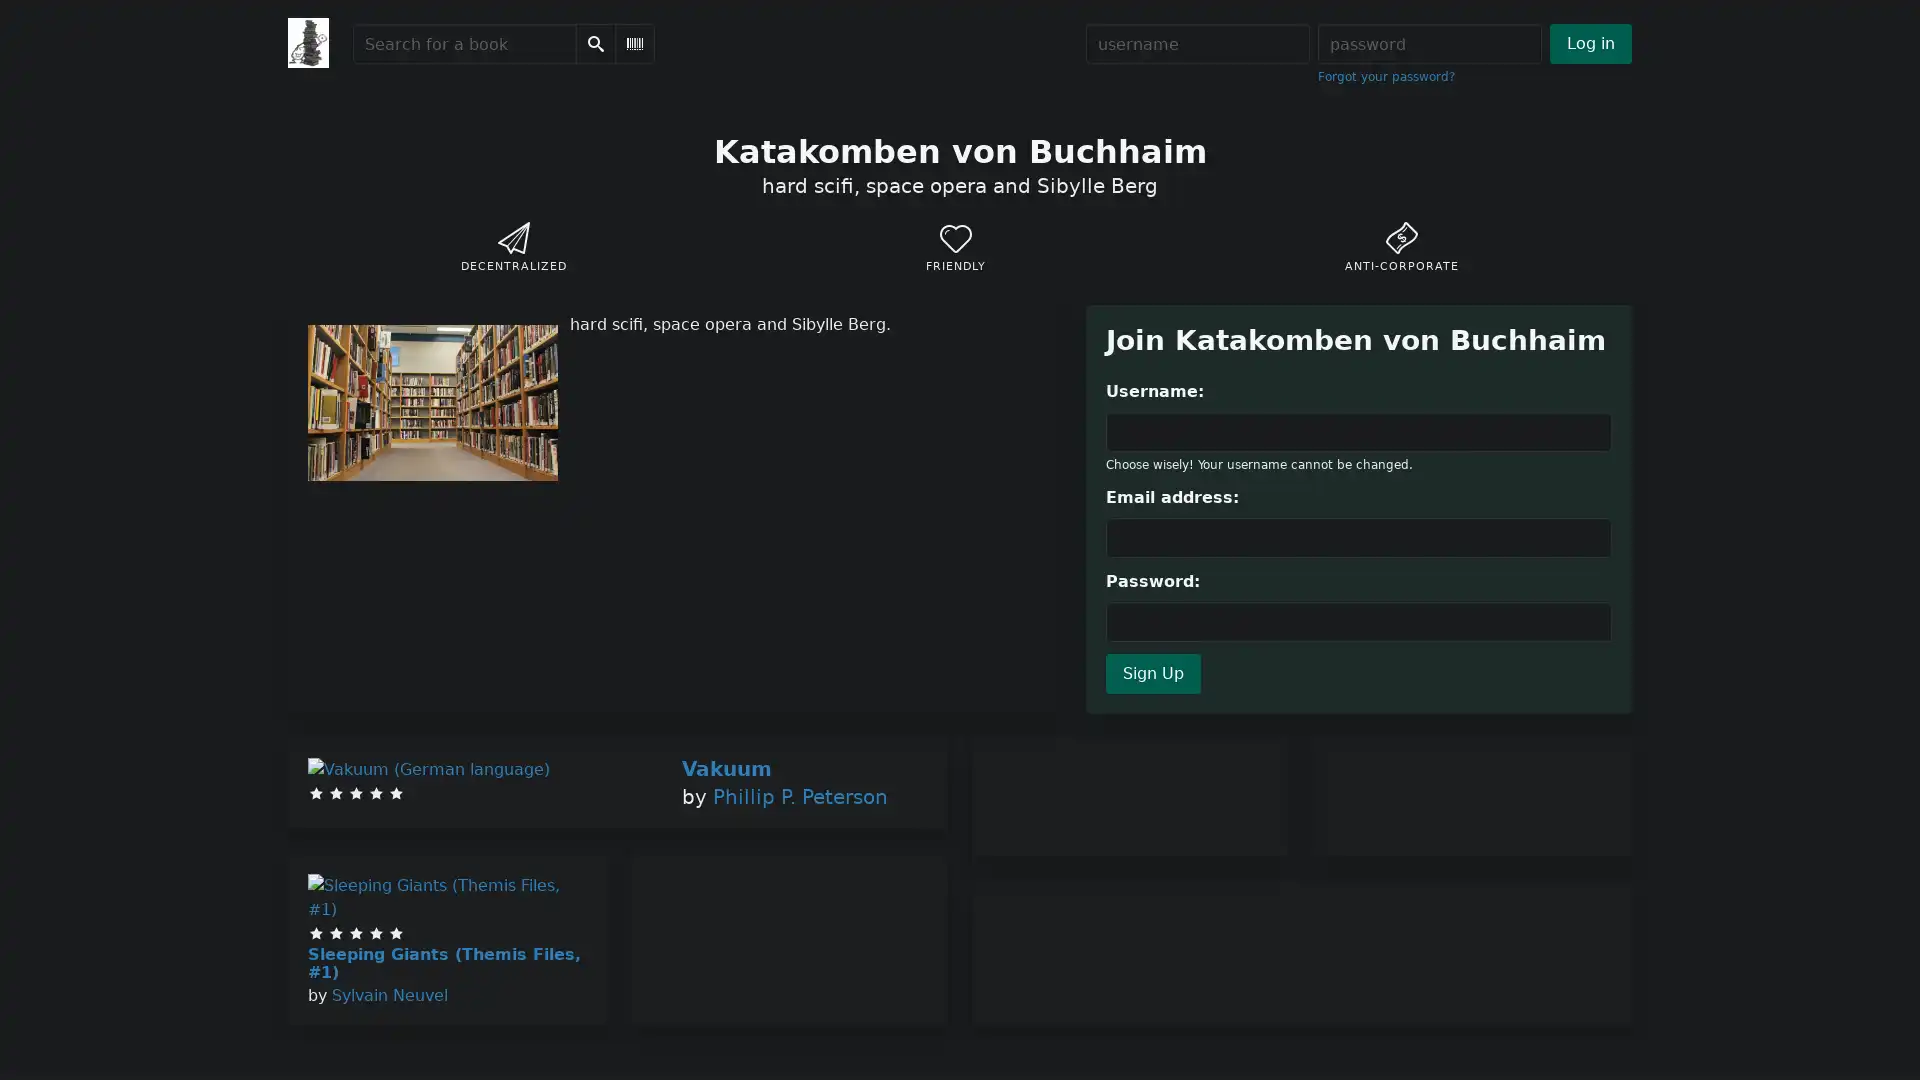 The height and width of the screenshot is (1080, 1920). Describe the element at coordinates (632, 43) in the screenshot. I see `Scan Barcode` at that location.